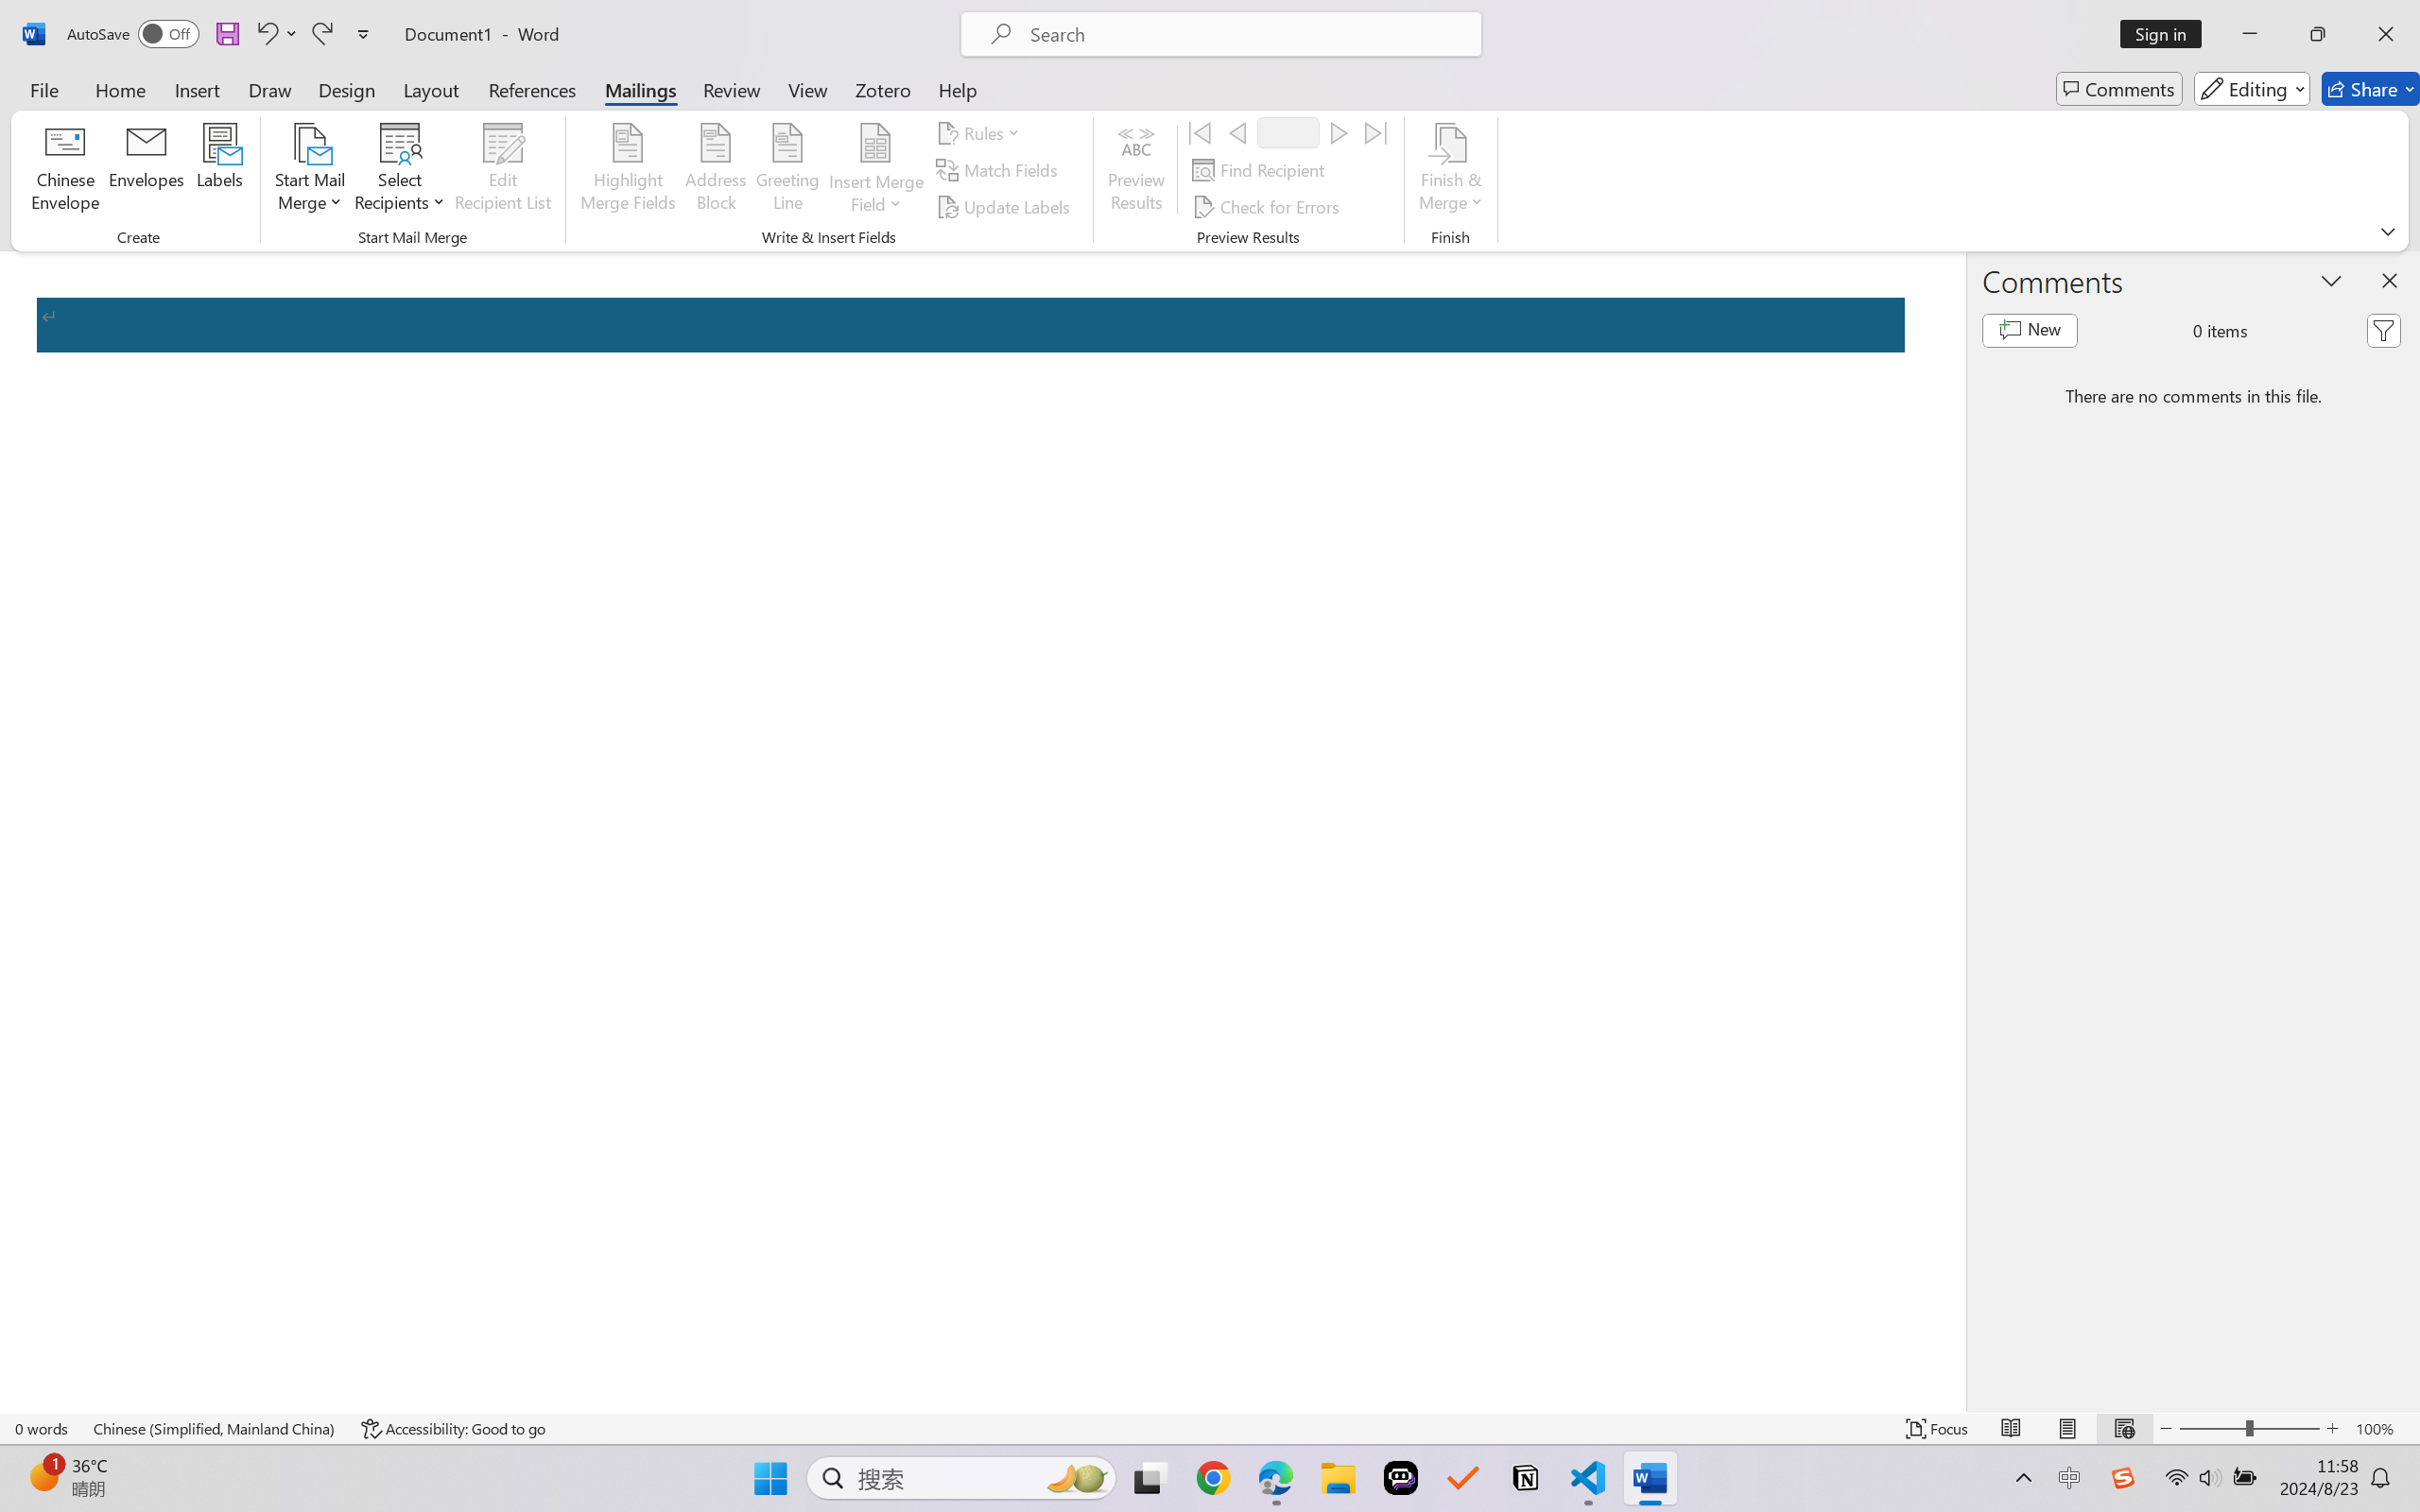 The width and height of the screenshot is (2420, 1512). I want to click on 'Greeting Line...', so click(787, 170).